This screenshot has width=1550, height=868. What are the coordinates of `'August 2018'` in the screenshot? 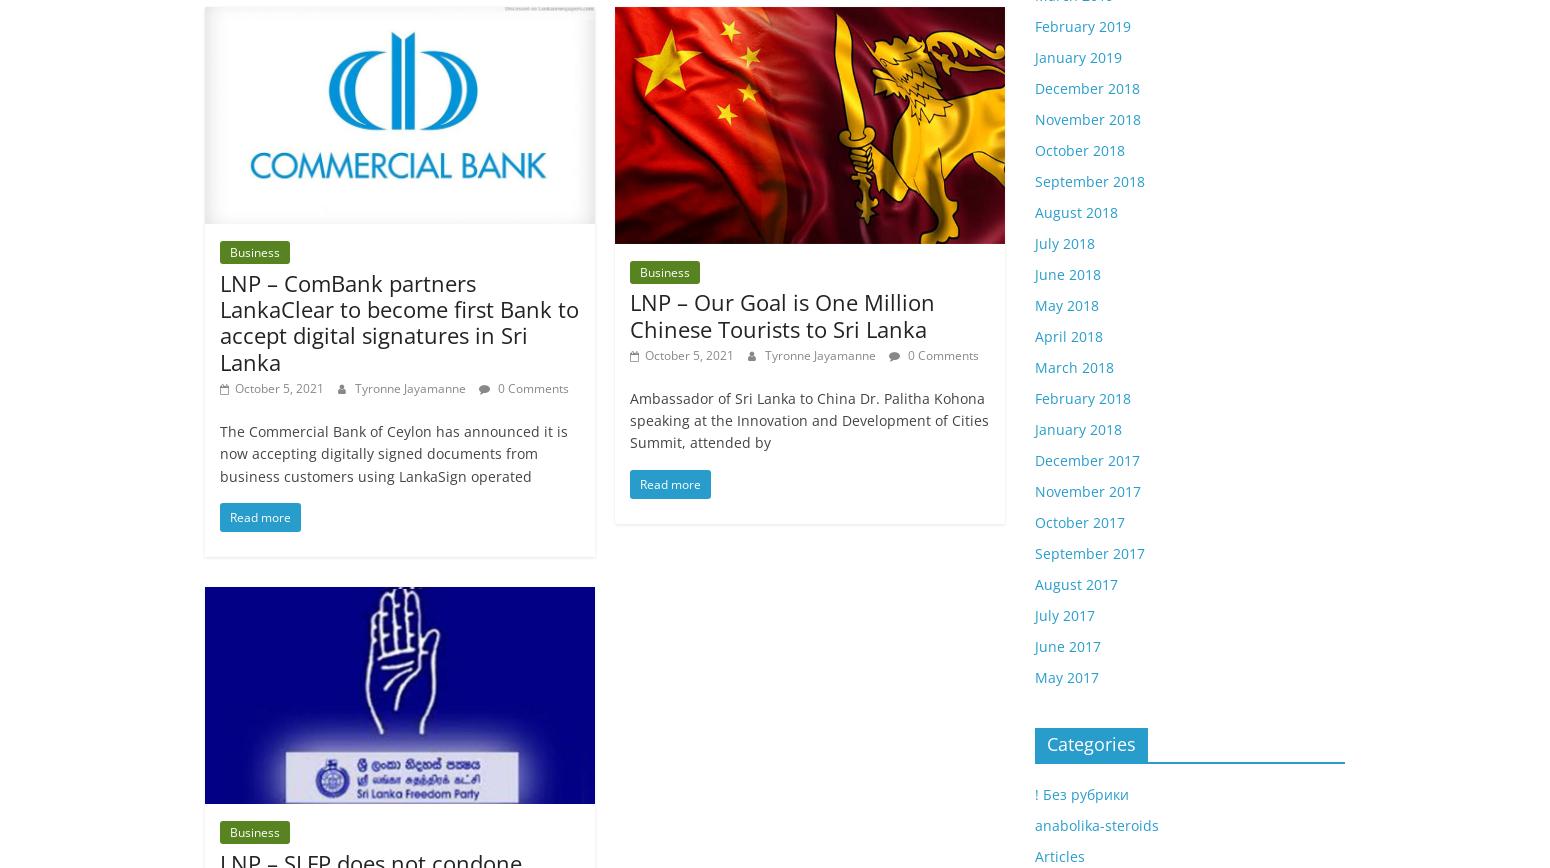 It's located at (1076, 212).